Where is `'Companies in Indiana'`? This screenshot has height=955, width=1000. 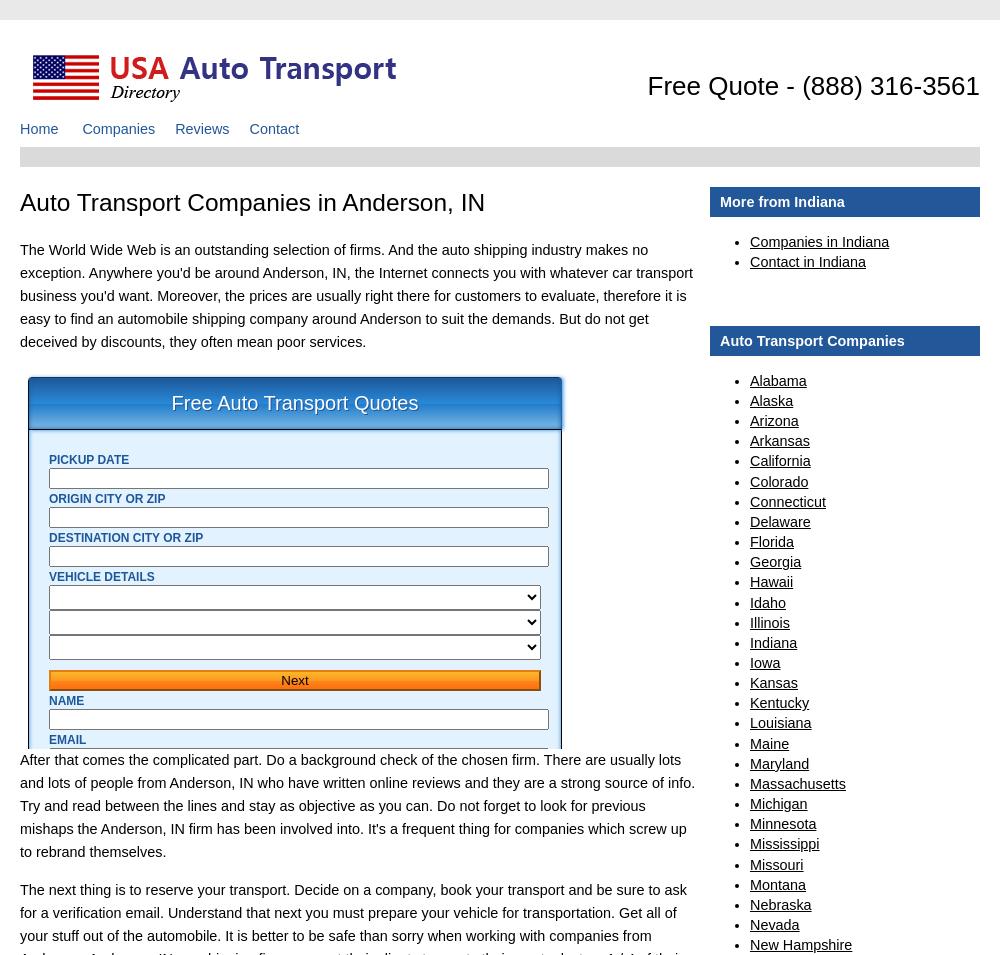
'Companies in Indiana' is located at coordinates (818, 241).